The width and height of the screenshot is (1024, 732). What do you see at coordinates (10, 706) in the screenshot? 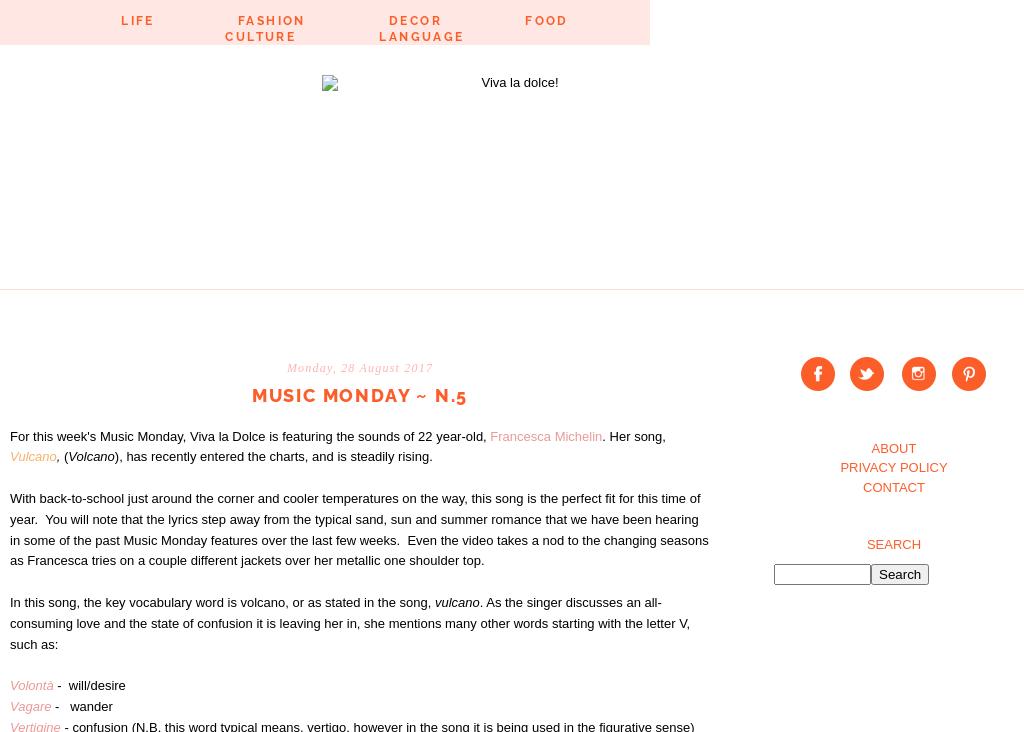
I see `'Vagare'` at bounding box center [10, 706].